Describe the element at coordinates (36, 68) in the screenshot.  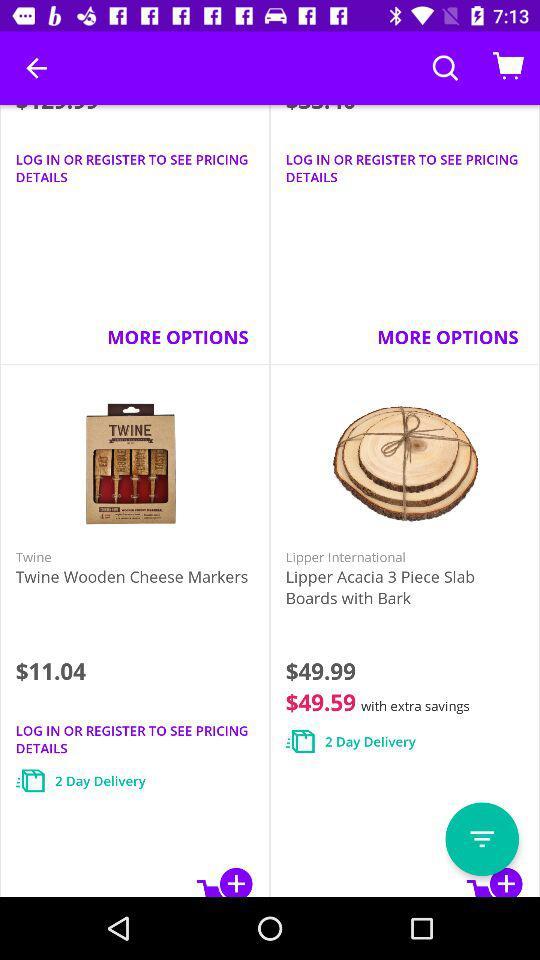
I see `the icon above the $129.99 icon` at that location.